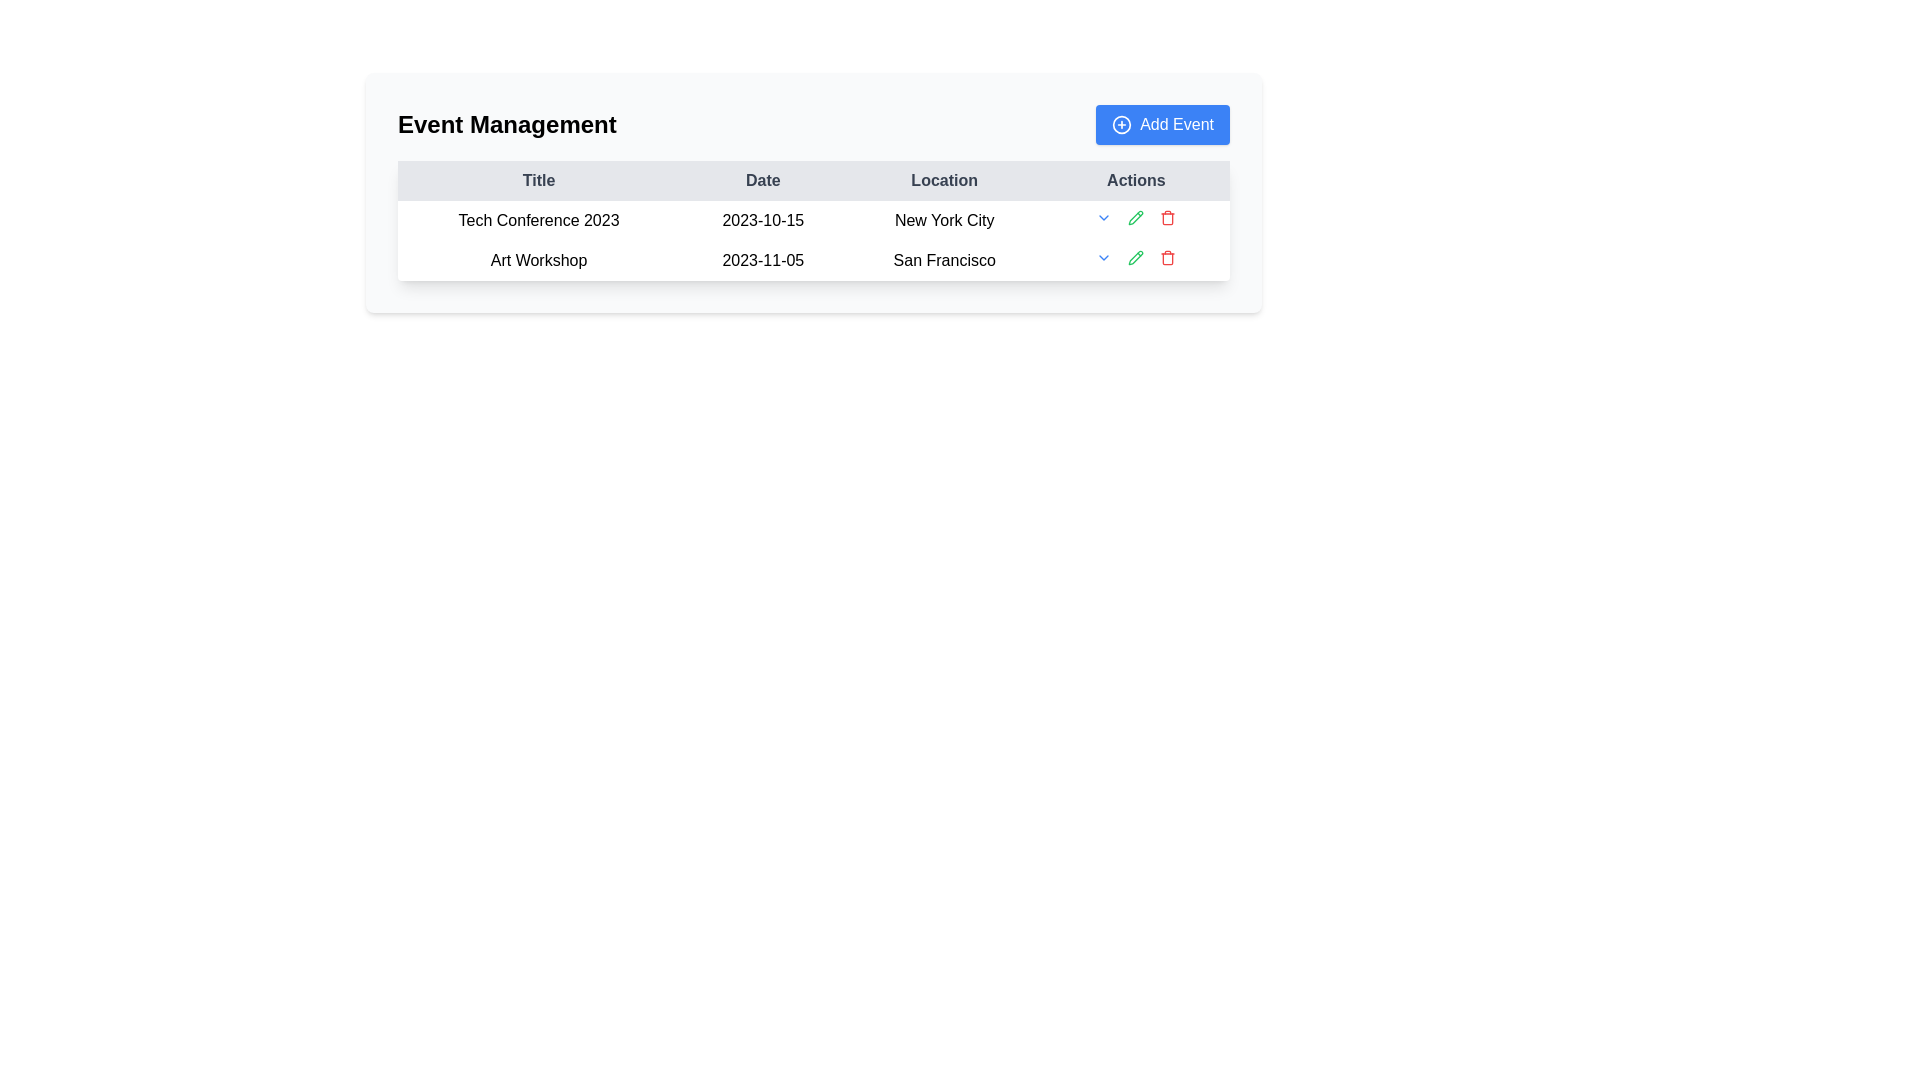  What do you see at coordinates (539, 260) in the screenshot?
I see `the Text Label that displays the title of the event in the second row of the 'Title' column in the data table` at bounding box center [539, 260].